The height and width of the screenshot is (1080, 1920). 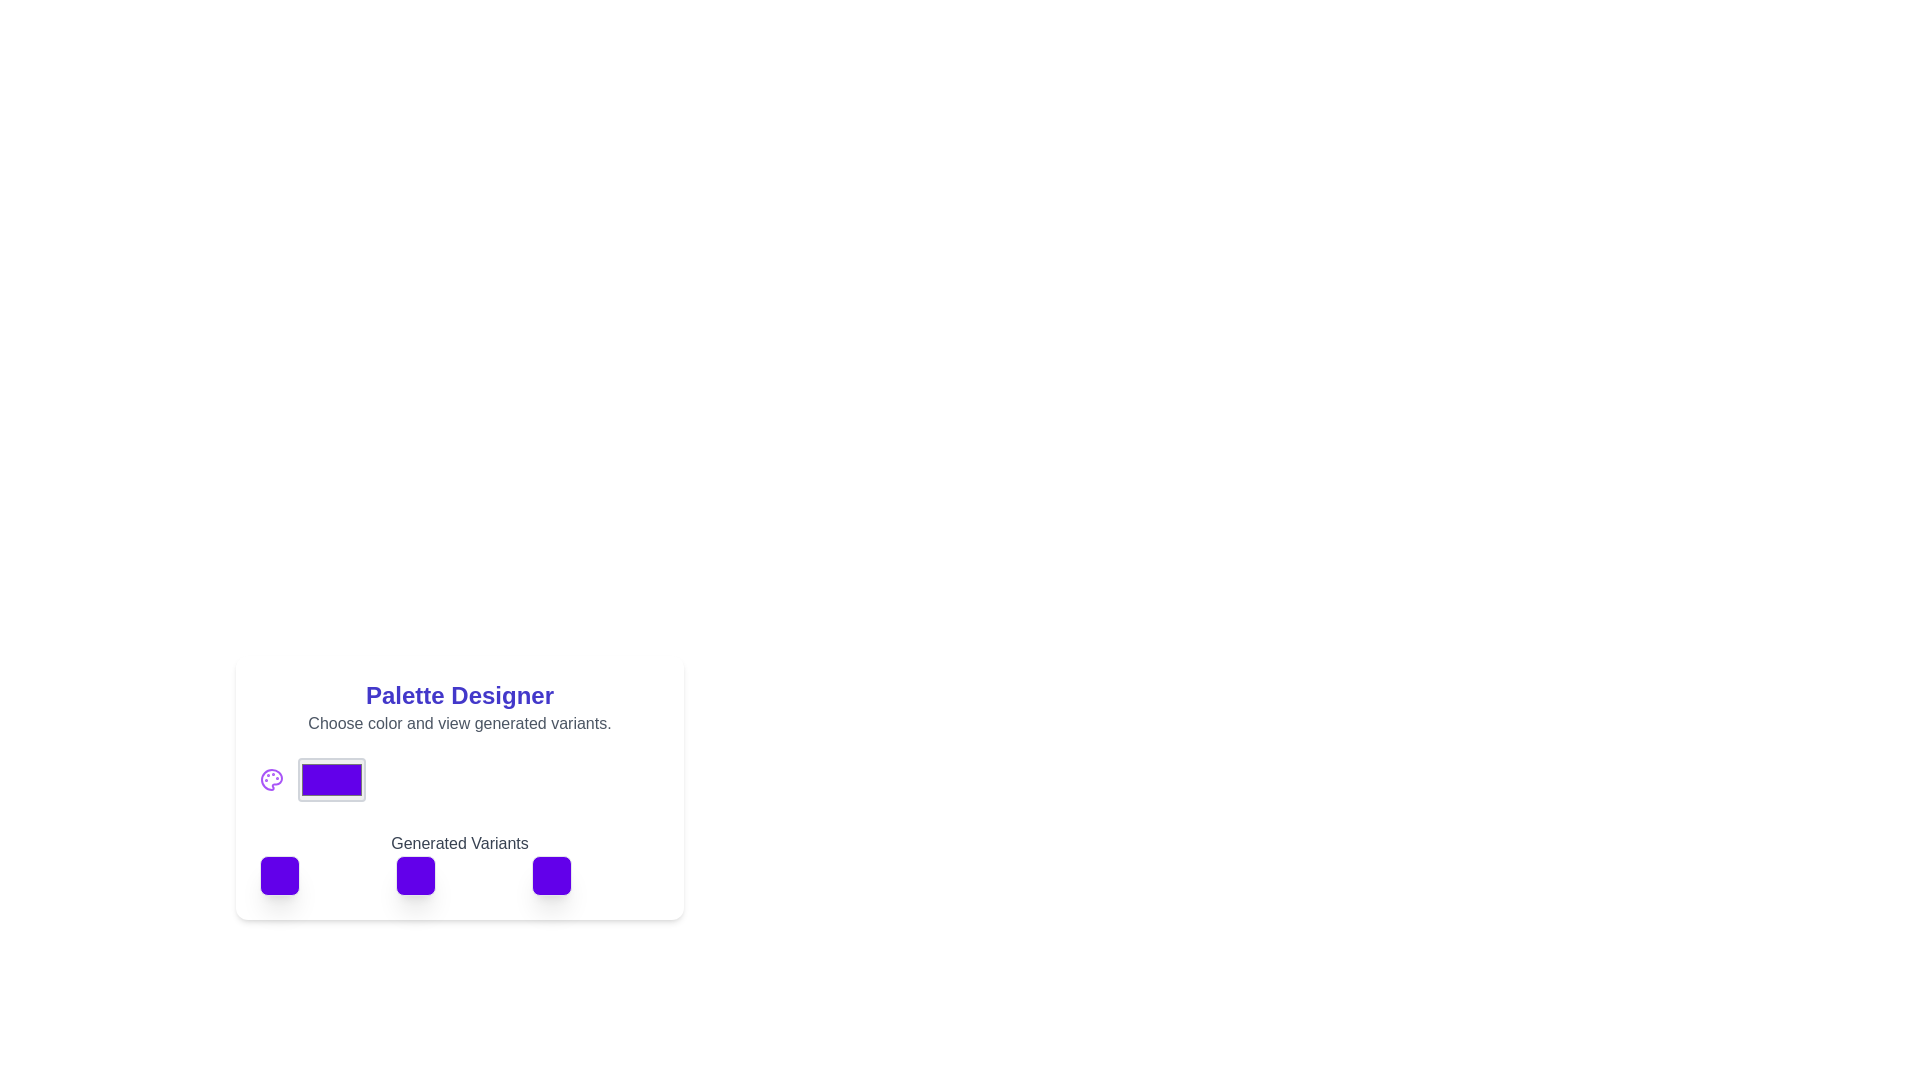 I want to click on the first button in the horizontal arrangement of three identical buttons located within the 'Generated Variants' card, so click(x=278, y=874).